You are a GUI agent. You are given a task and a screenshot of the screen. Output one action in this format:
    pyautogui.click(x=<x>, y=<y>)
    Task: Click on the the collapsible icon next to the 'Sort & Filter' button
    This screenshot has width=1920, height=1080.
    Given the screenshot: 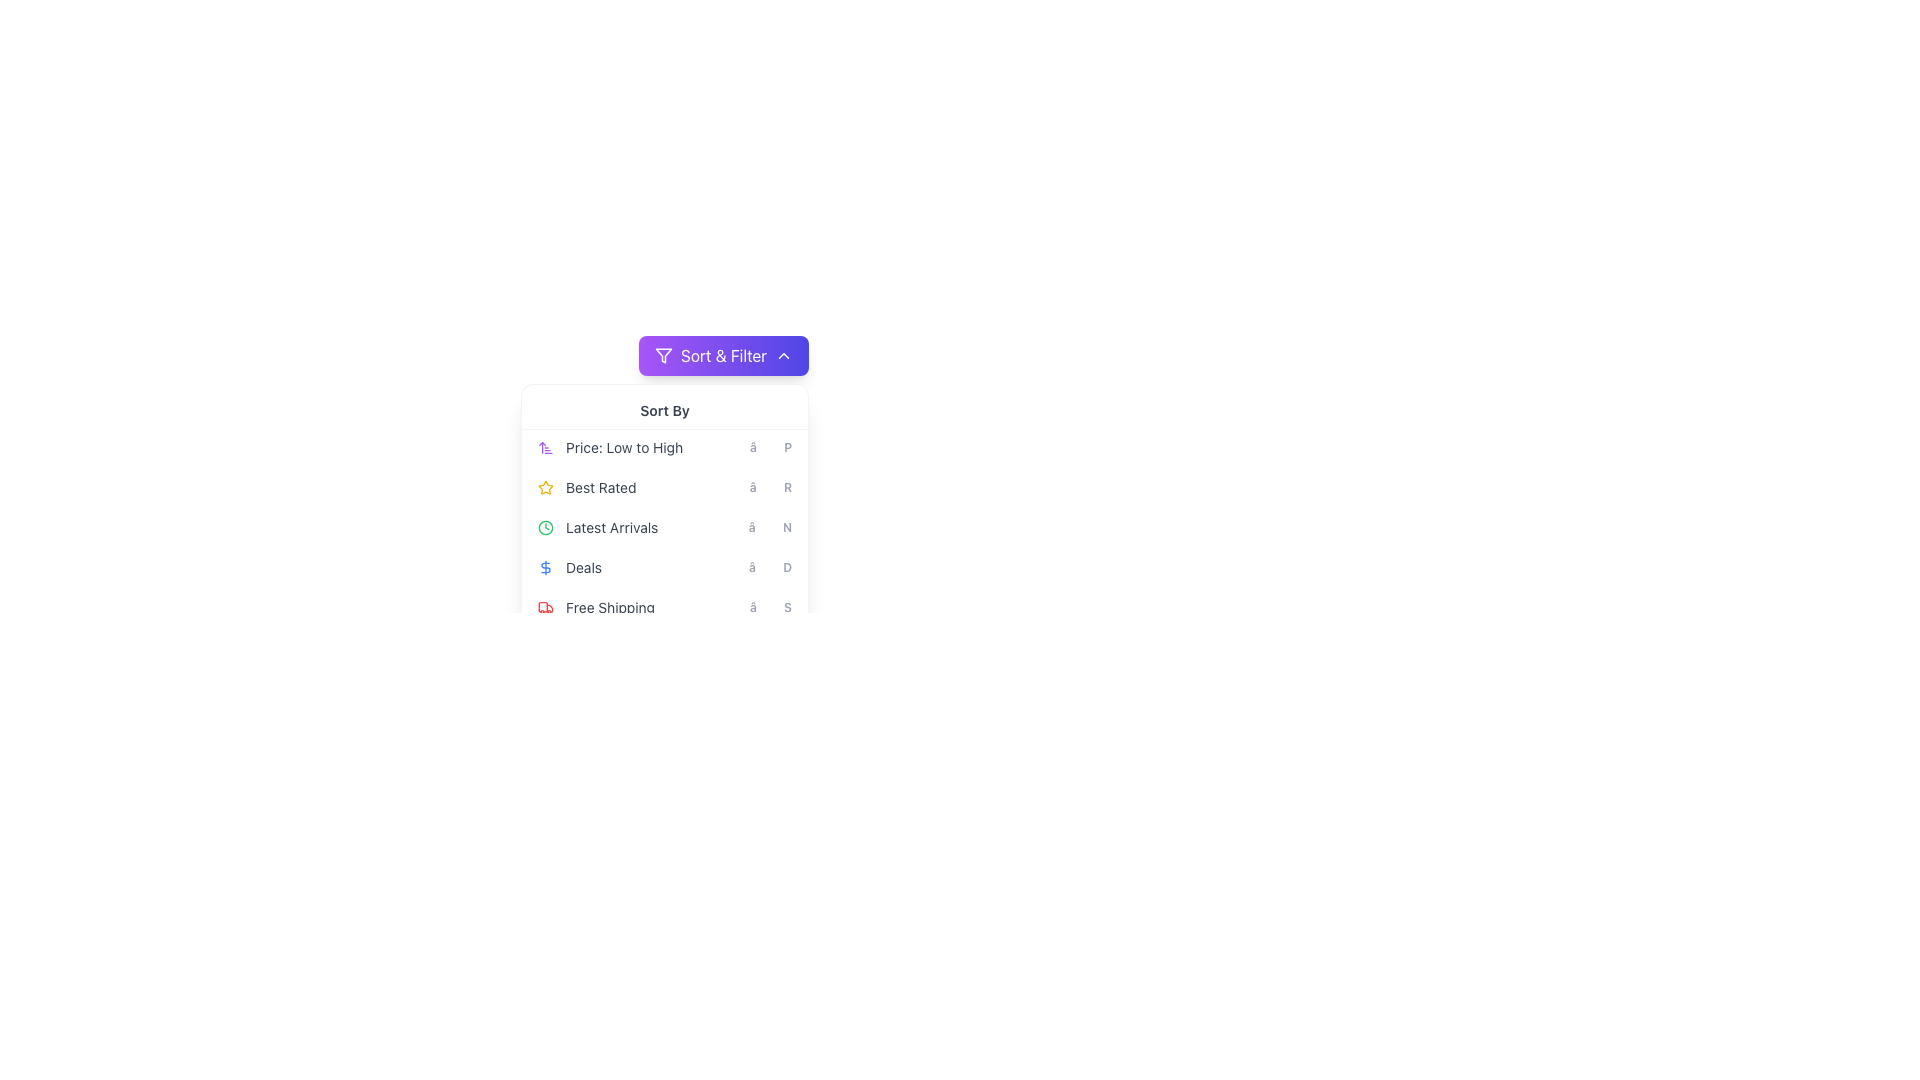 What is the action you would take?
    pyautogui.click(x=782, y=354)
    